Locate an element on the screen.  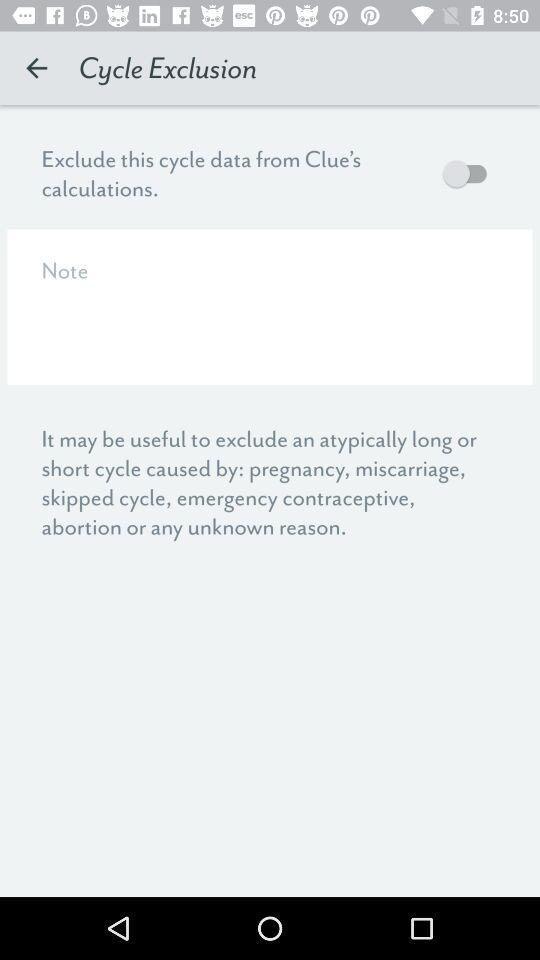
icon at the top right corner is located at coordinates (469, 172).